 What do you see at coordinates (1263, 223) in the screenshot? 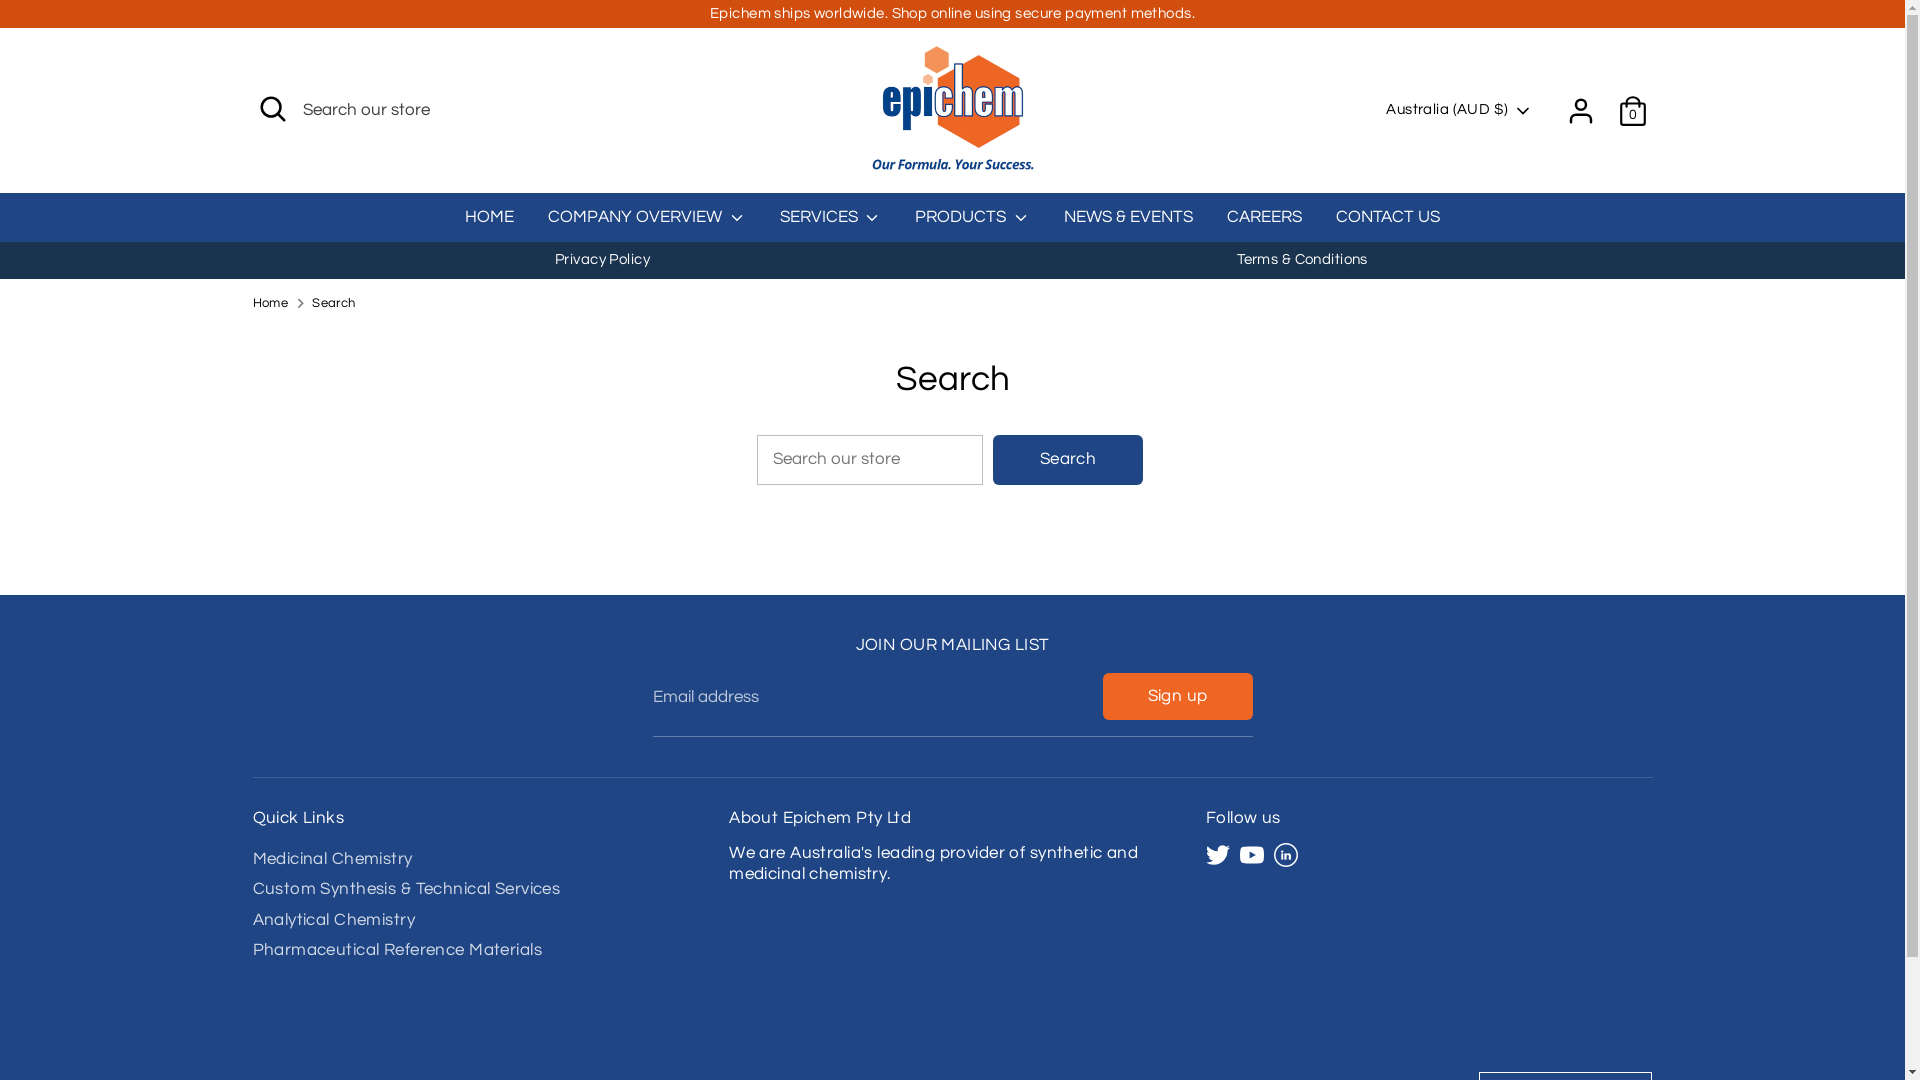
I see `'CAREERS'` at bounding box center [1263, 223].